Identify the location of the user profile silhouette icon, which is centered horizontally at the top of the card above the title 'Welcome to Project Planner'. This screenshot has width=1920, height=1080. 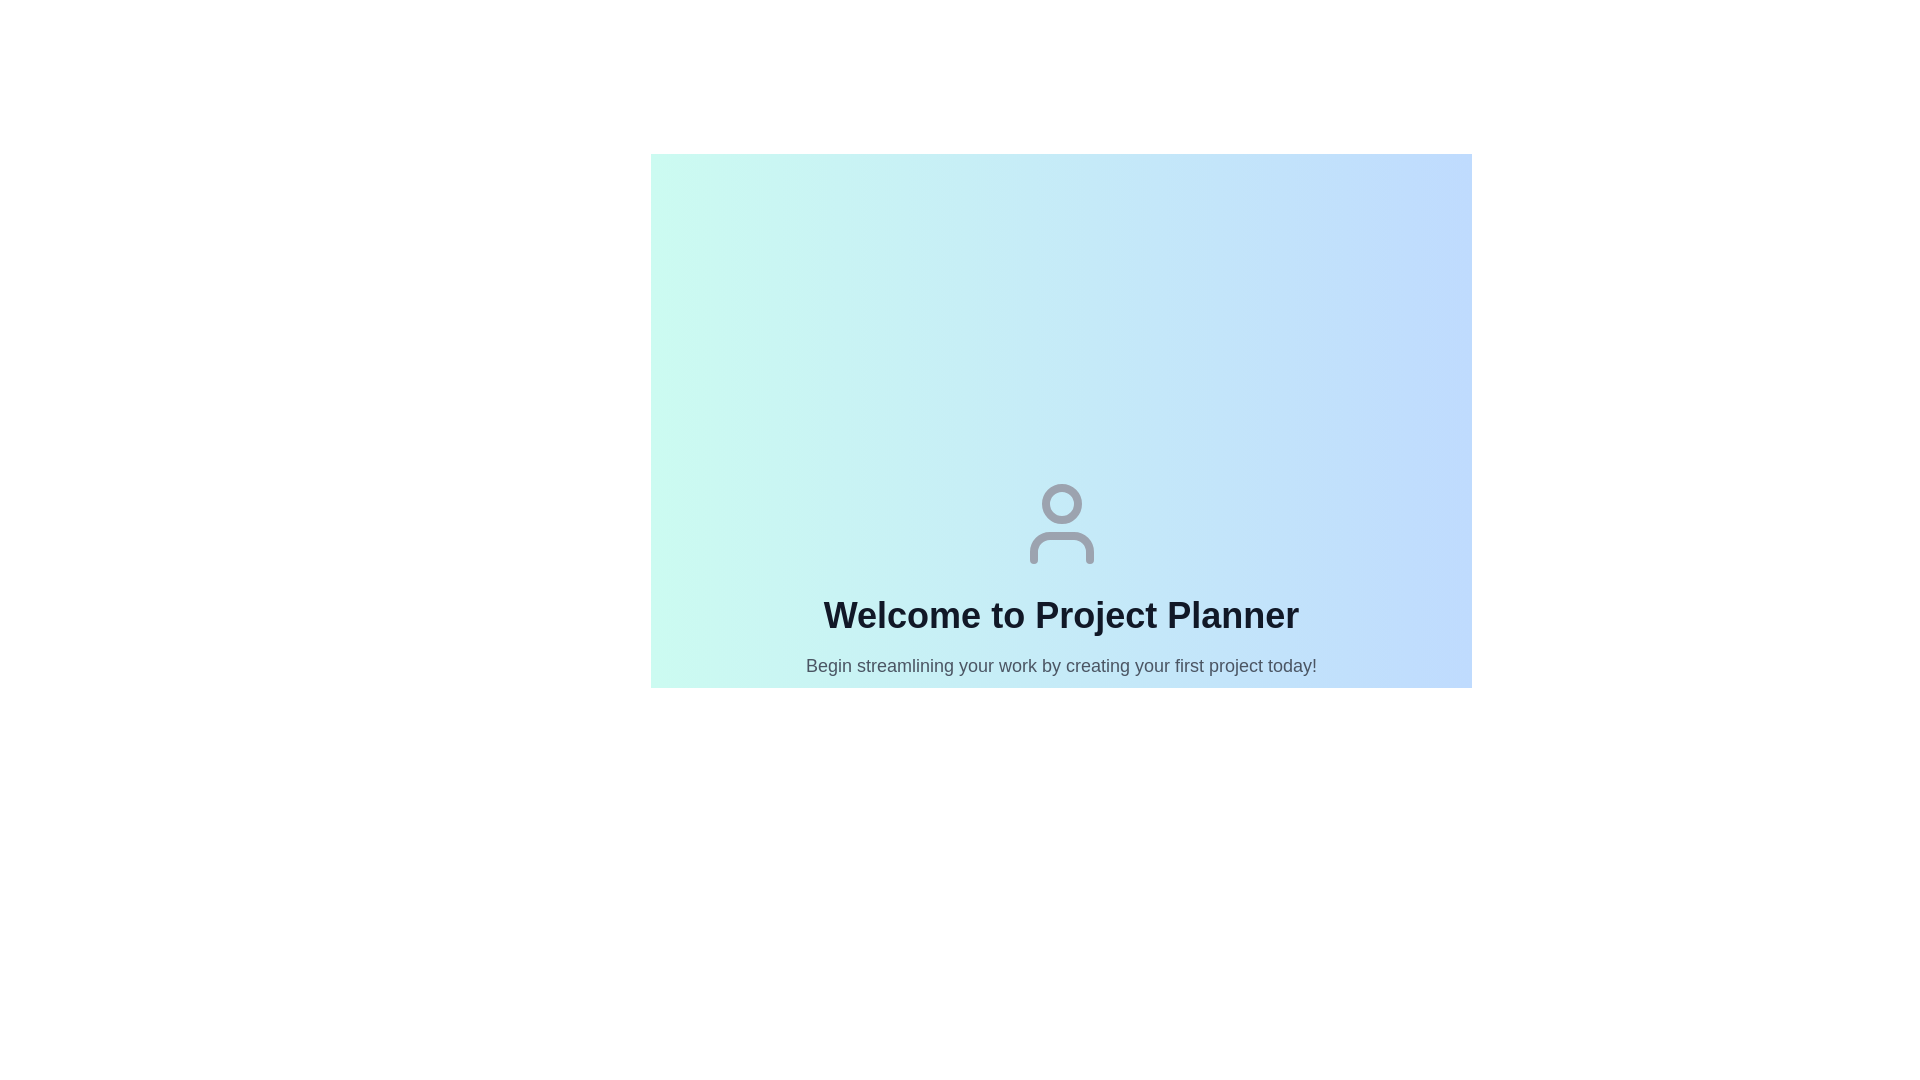
(1060, 523).